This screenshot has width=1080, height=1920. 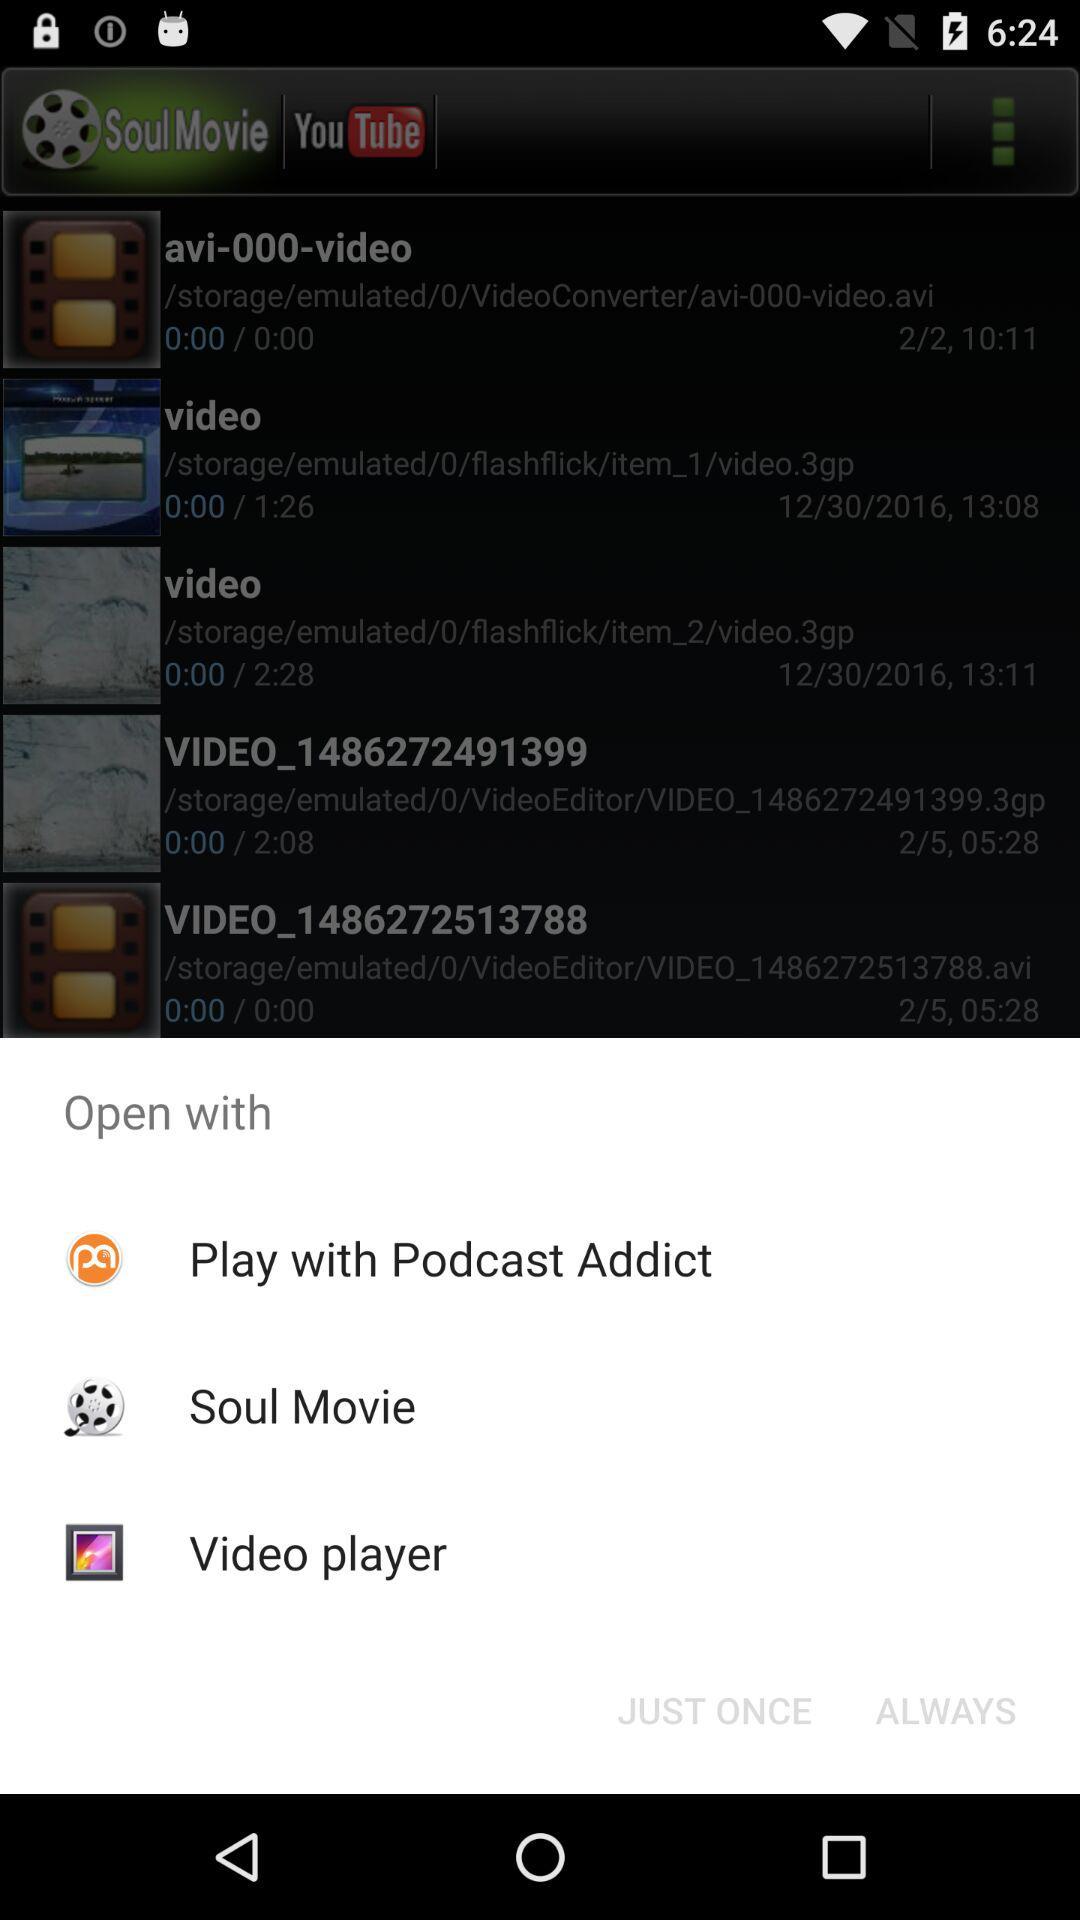 What do you see at coordinates (713, 1708) in the screenshot?
I see `just once item` at bounding box center [713, 1708].